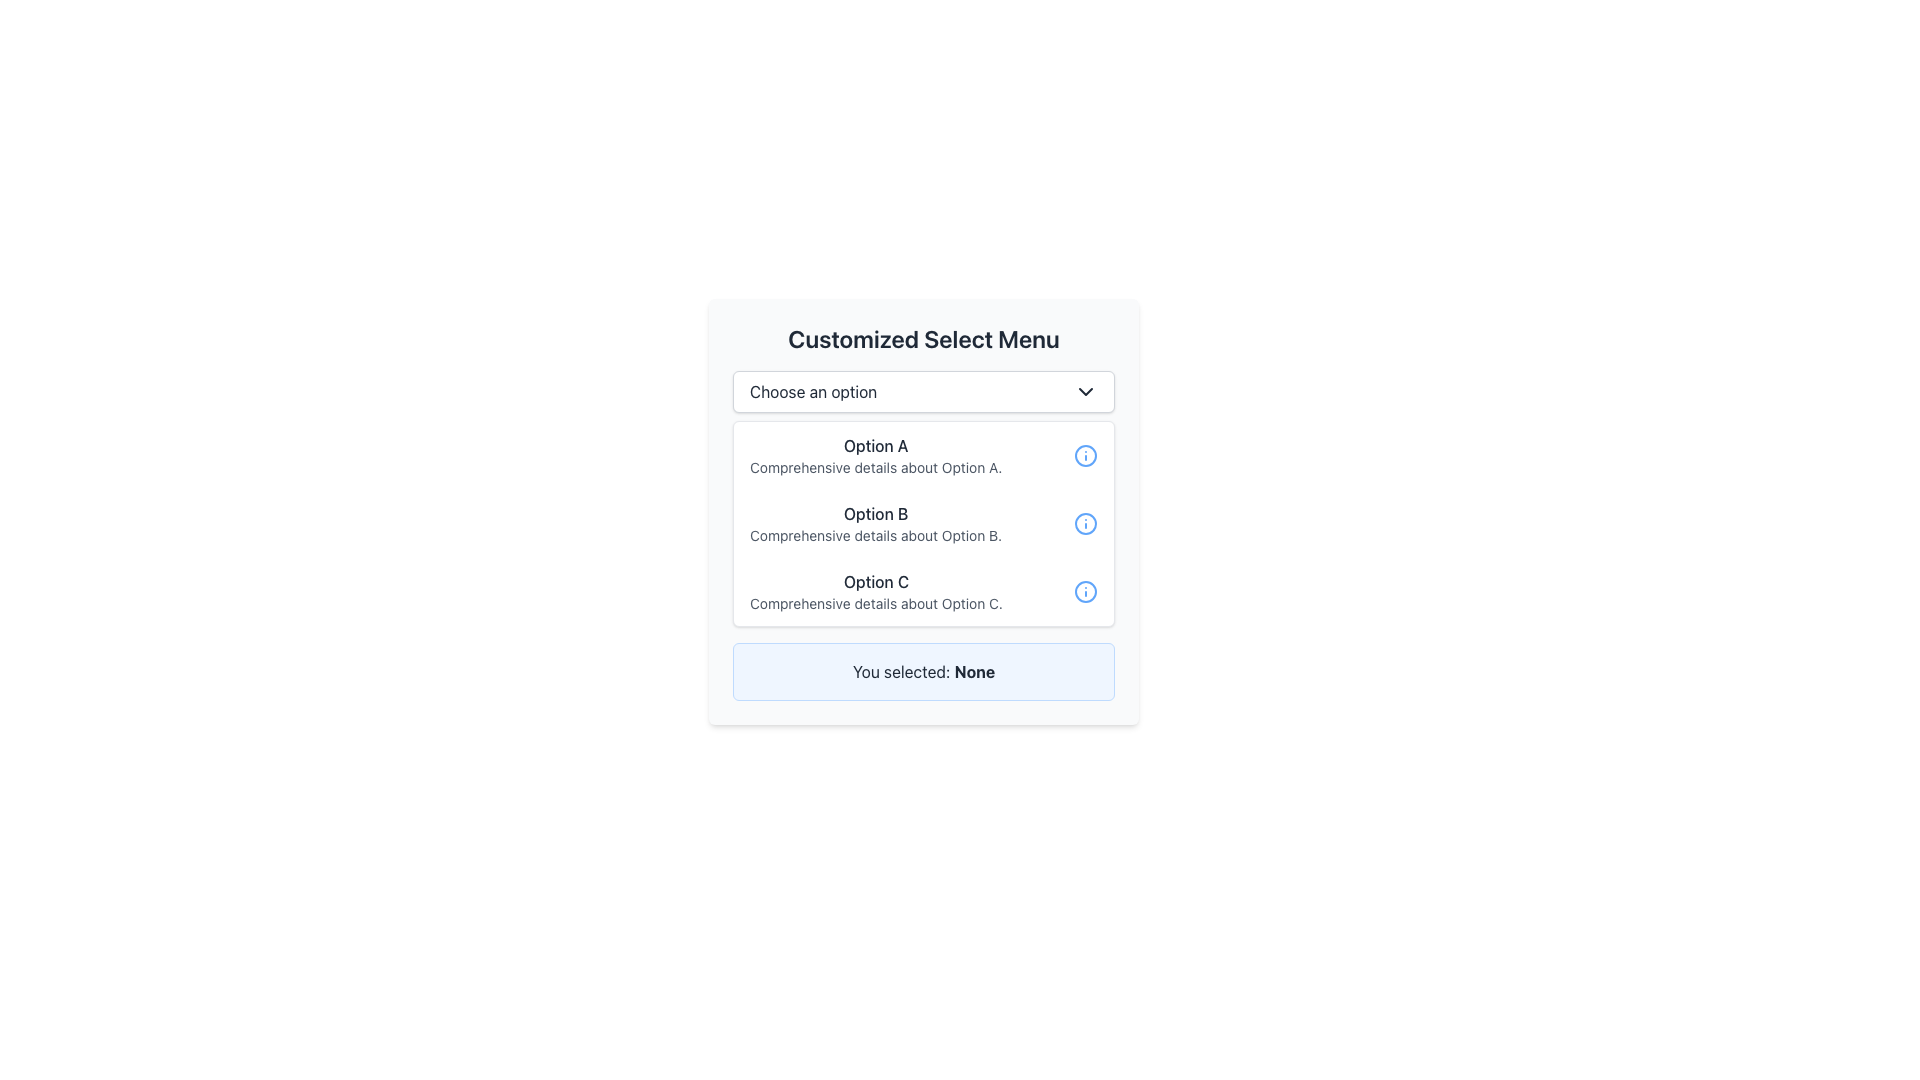 The image size is (1920, 1080). I want to click on the first list item titled 'Option A' in the dropdown menu titled 'Choose an option', so click(876, 455).